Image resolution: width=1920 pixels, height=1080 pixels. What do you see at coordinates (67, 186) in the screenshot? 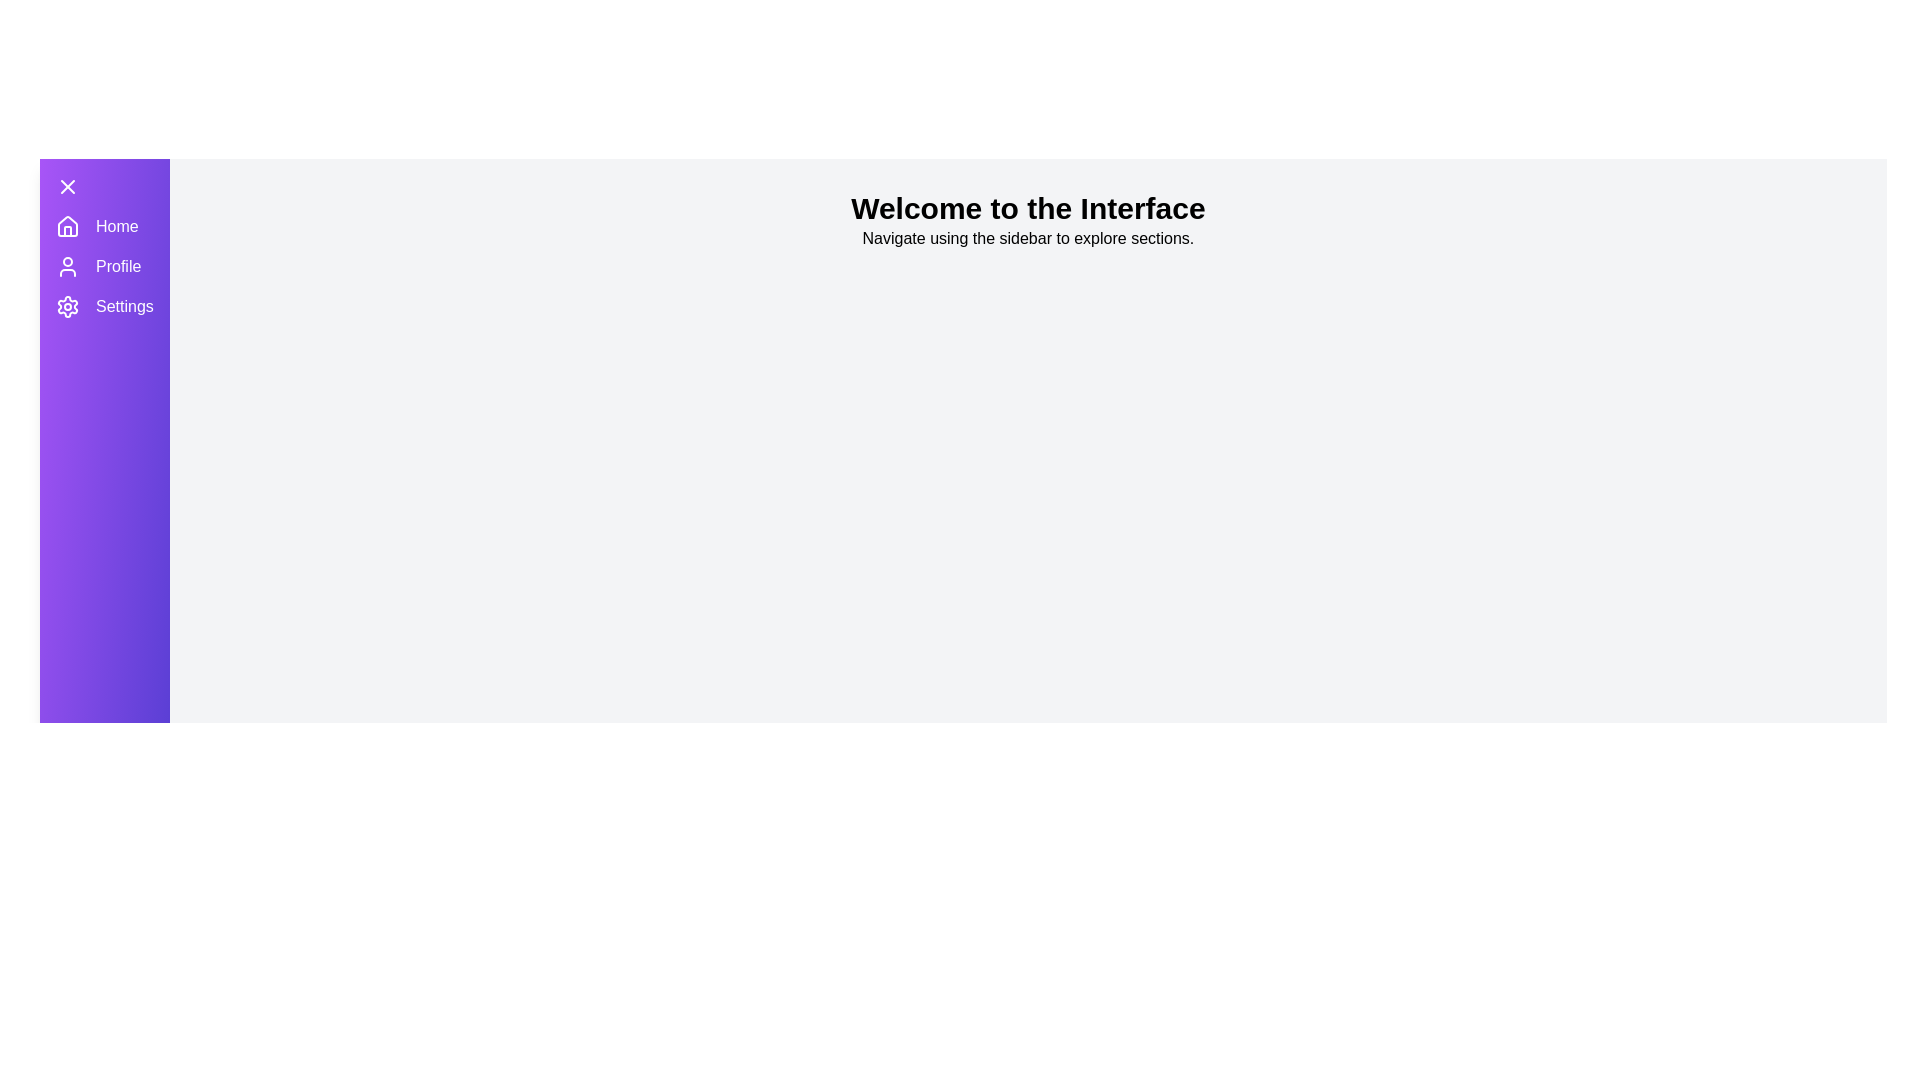
I see `the toggle button to toggle the drawer open or closed` at bounding box center [67, 186].